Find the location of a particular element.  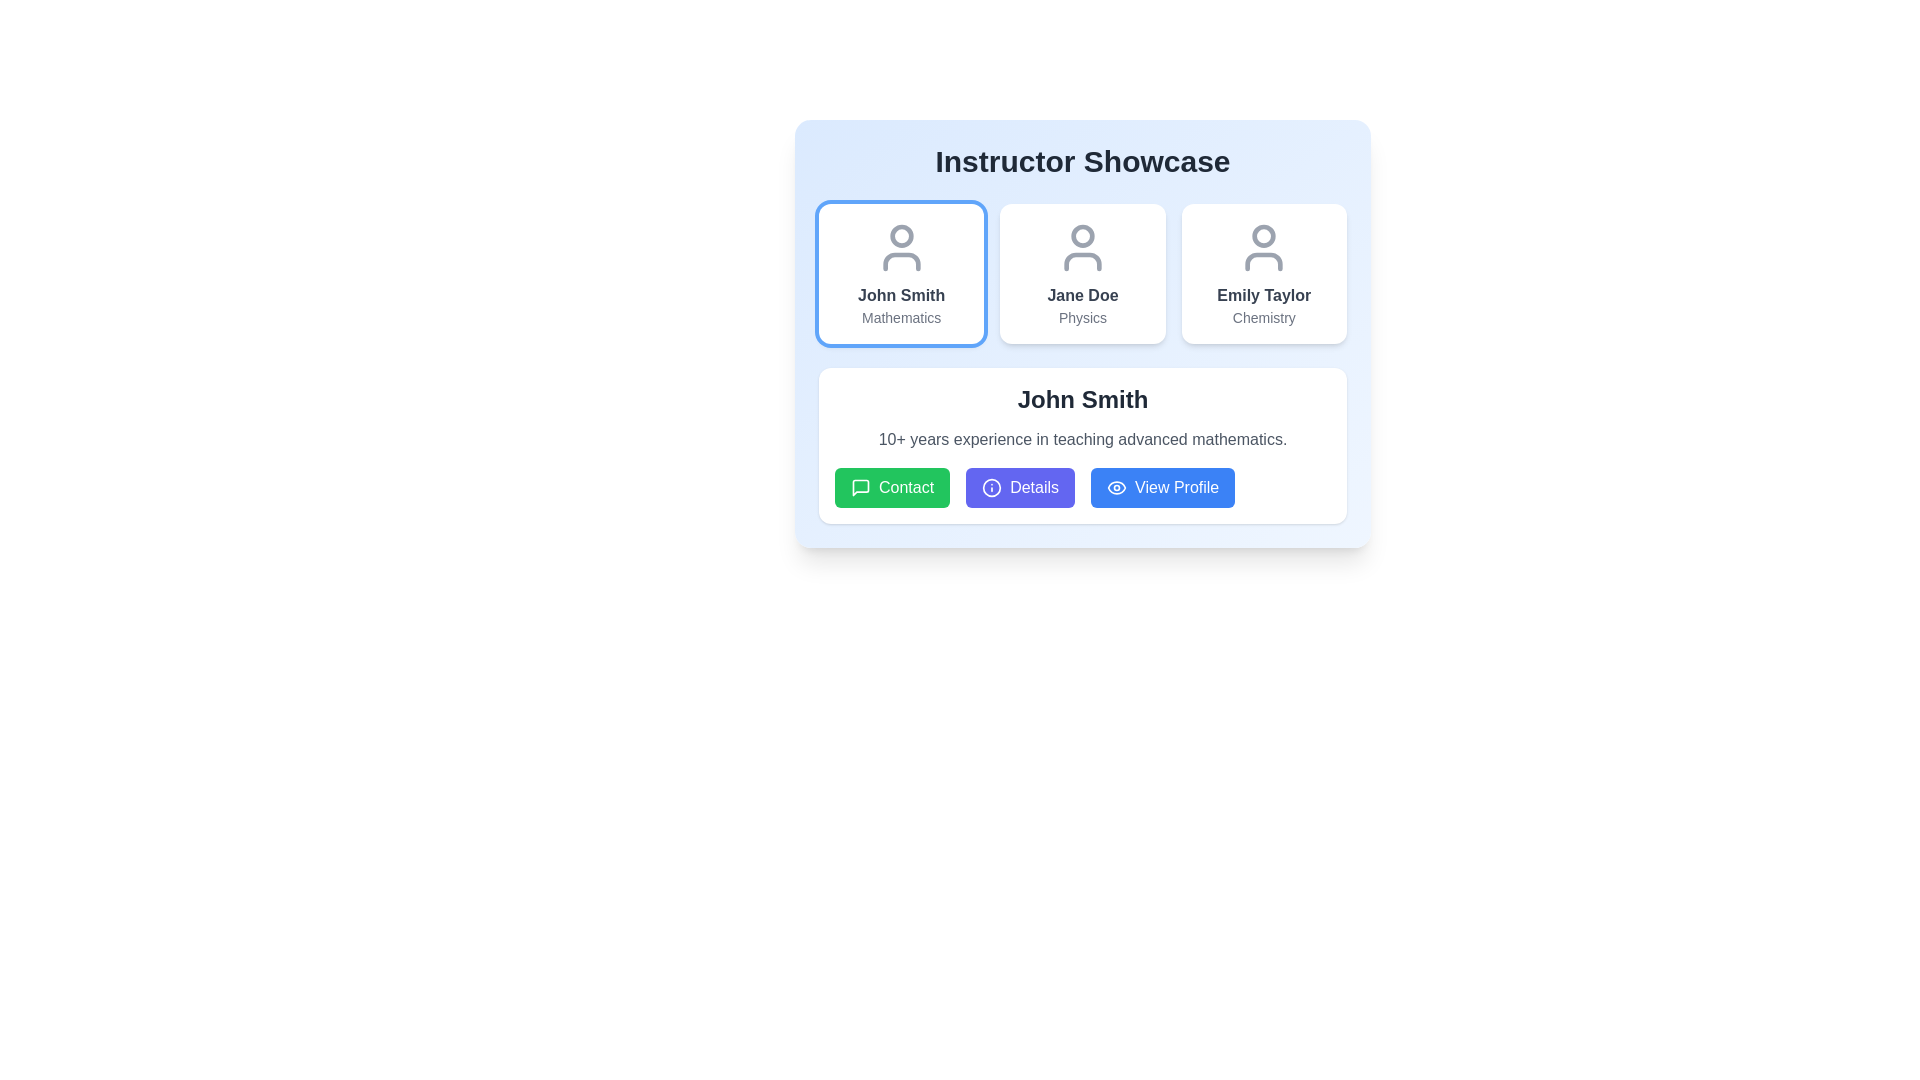

the circle representing the head in the user icon located in the first profile card of the 'Instructor Showcase', positioned at the leftmost column within the grid of three cards is located at coordinates (900, 235).